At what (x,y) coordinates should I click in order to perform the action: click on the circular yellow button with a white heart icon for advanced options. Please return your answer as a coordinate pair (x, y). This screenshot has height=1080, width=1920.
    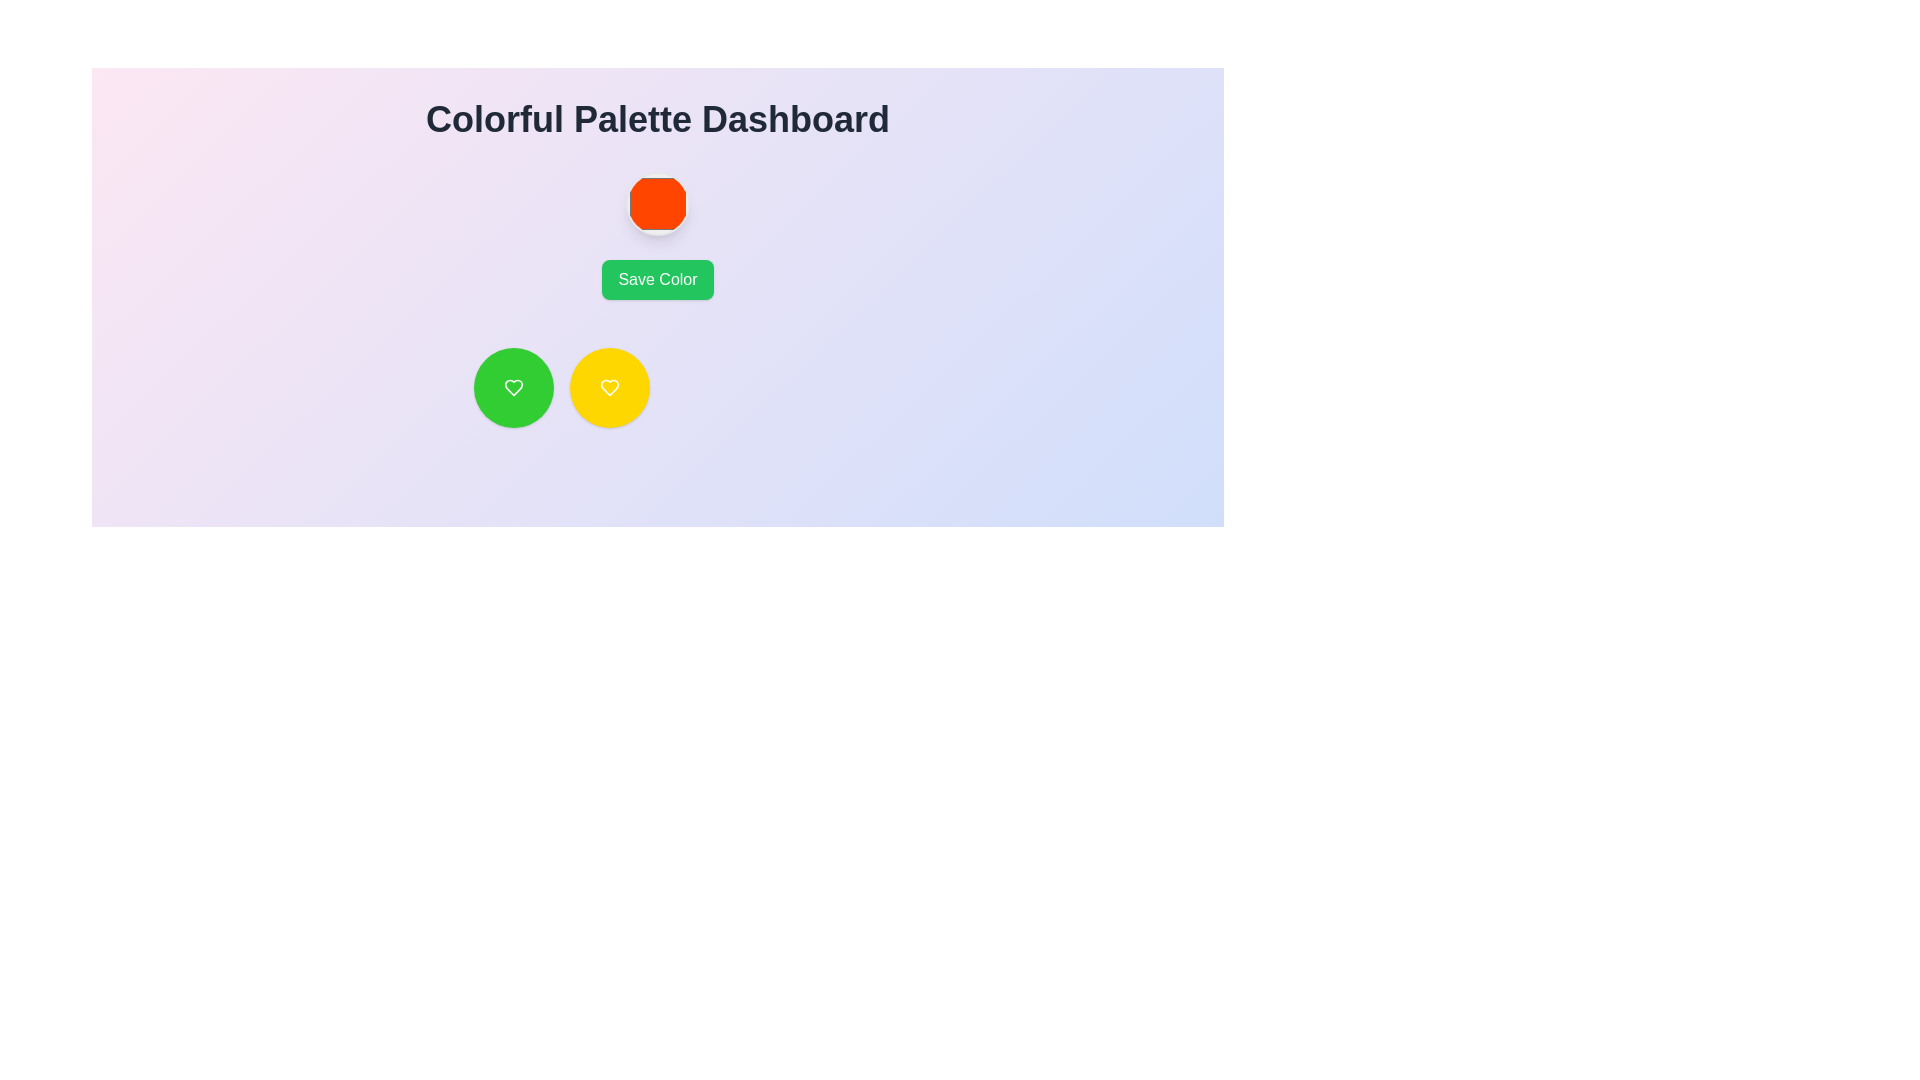
    Looking at the image, I should click on (608, 388).